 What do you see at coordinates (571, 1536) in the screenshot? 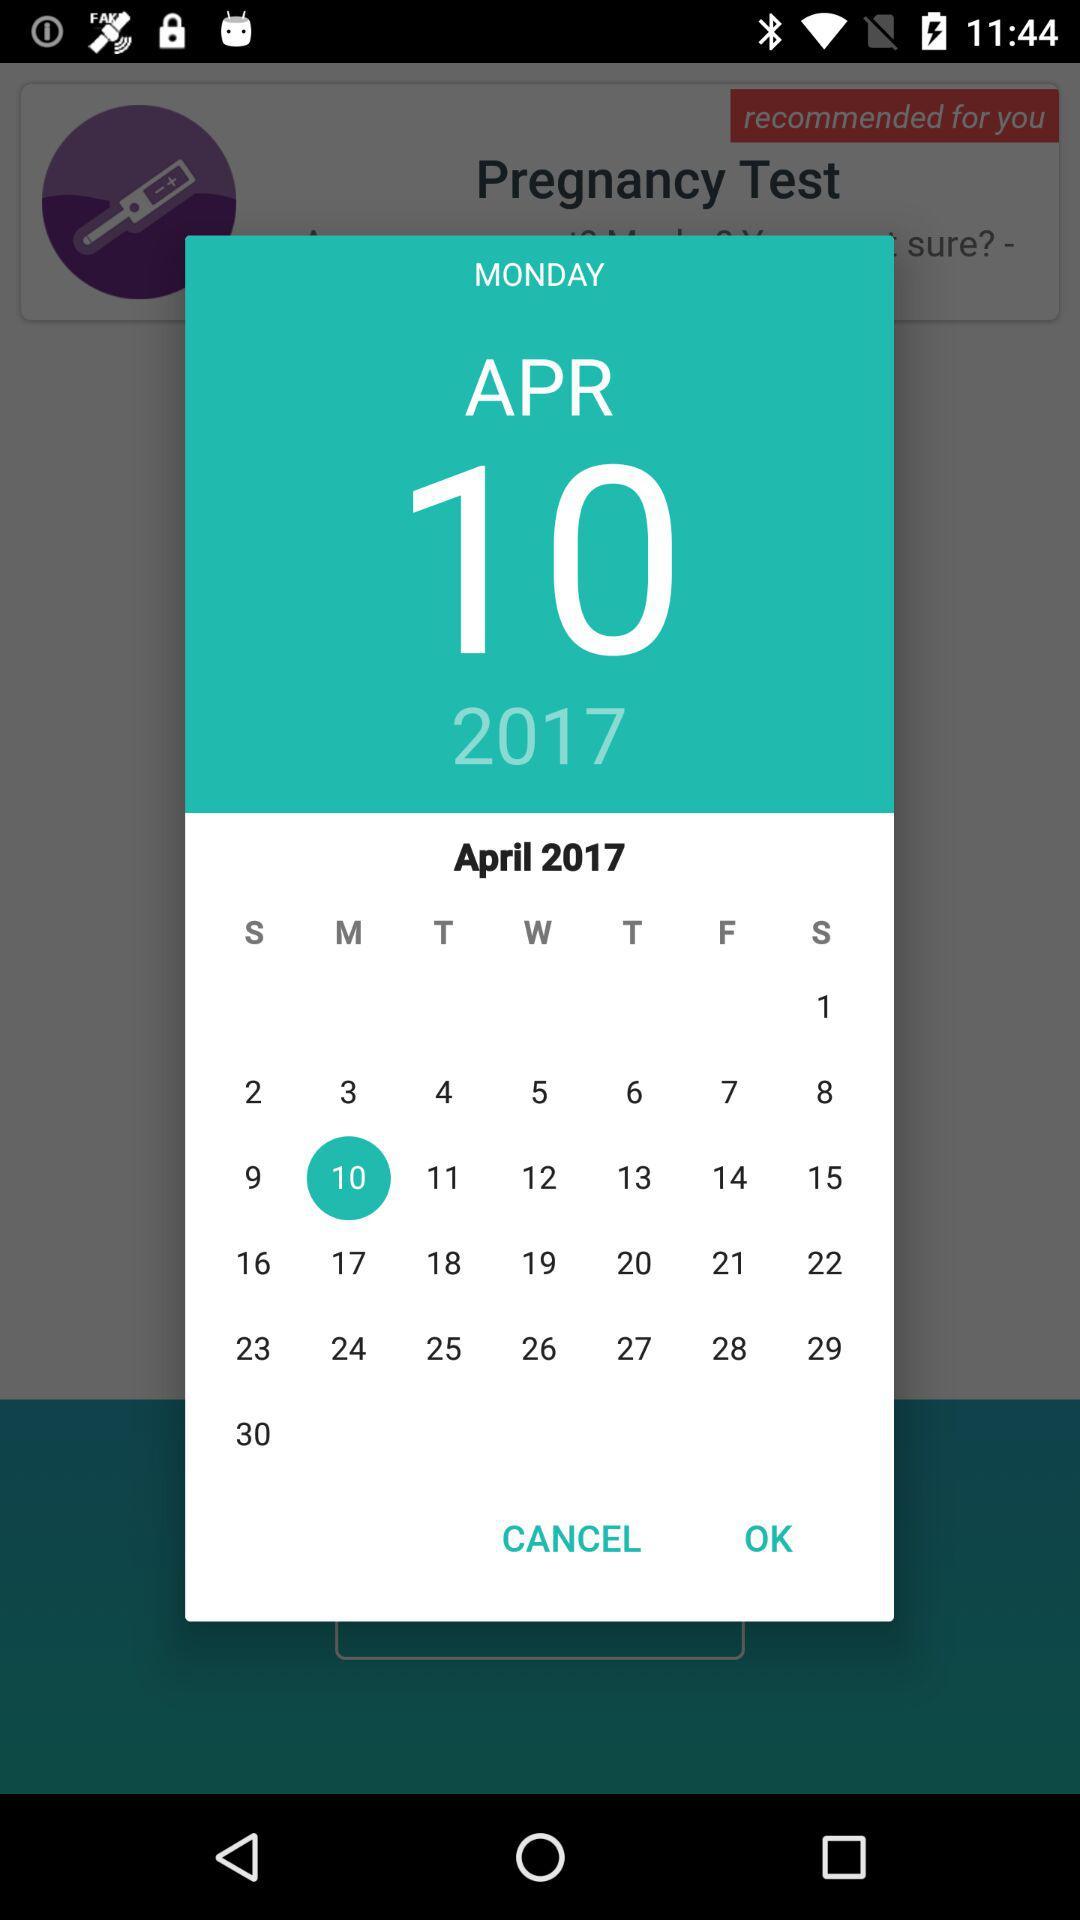
I see `item at the bottom` at bounding box center [571, 1536].